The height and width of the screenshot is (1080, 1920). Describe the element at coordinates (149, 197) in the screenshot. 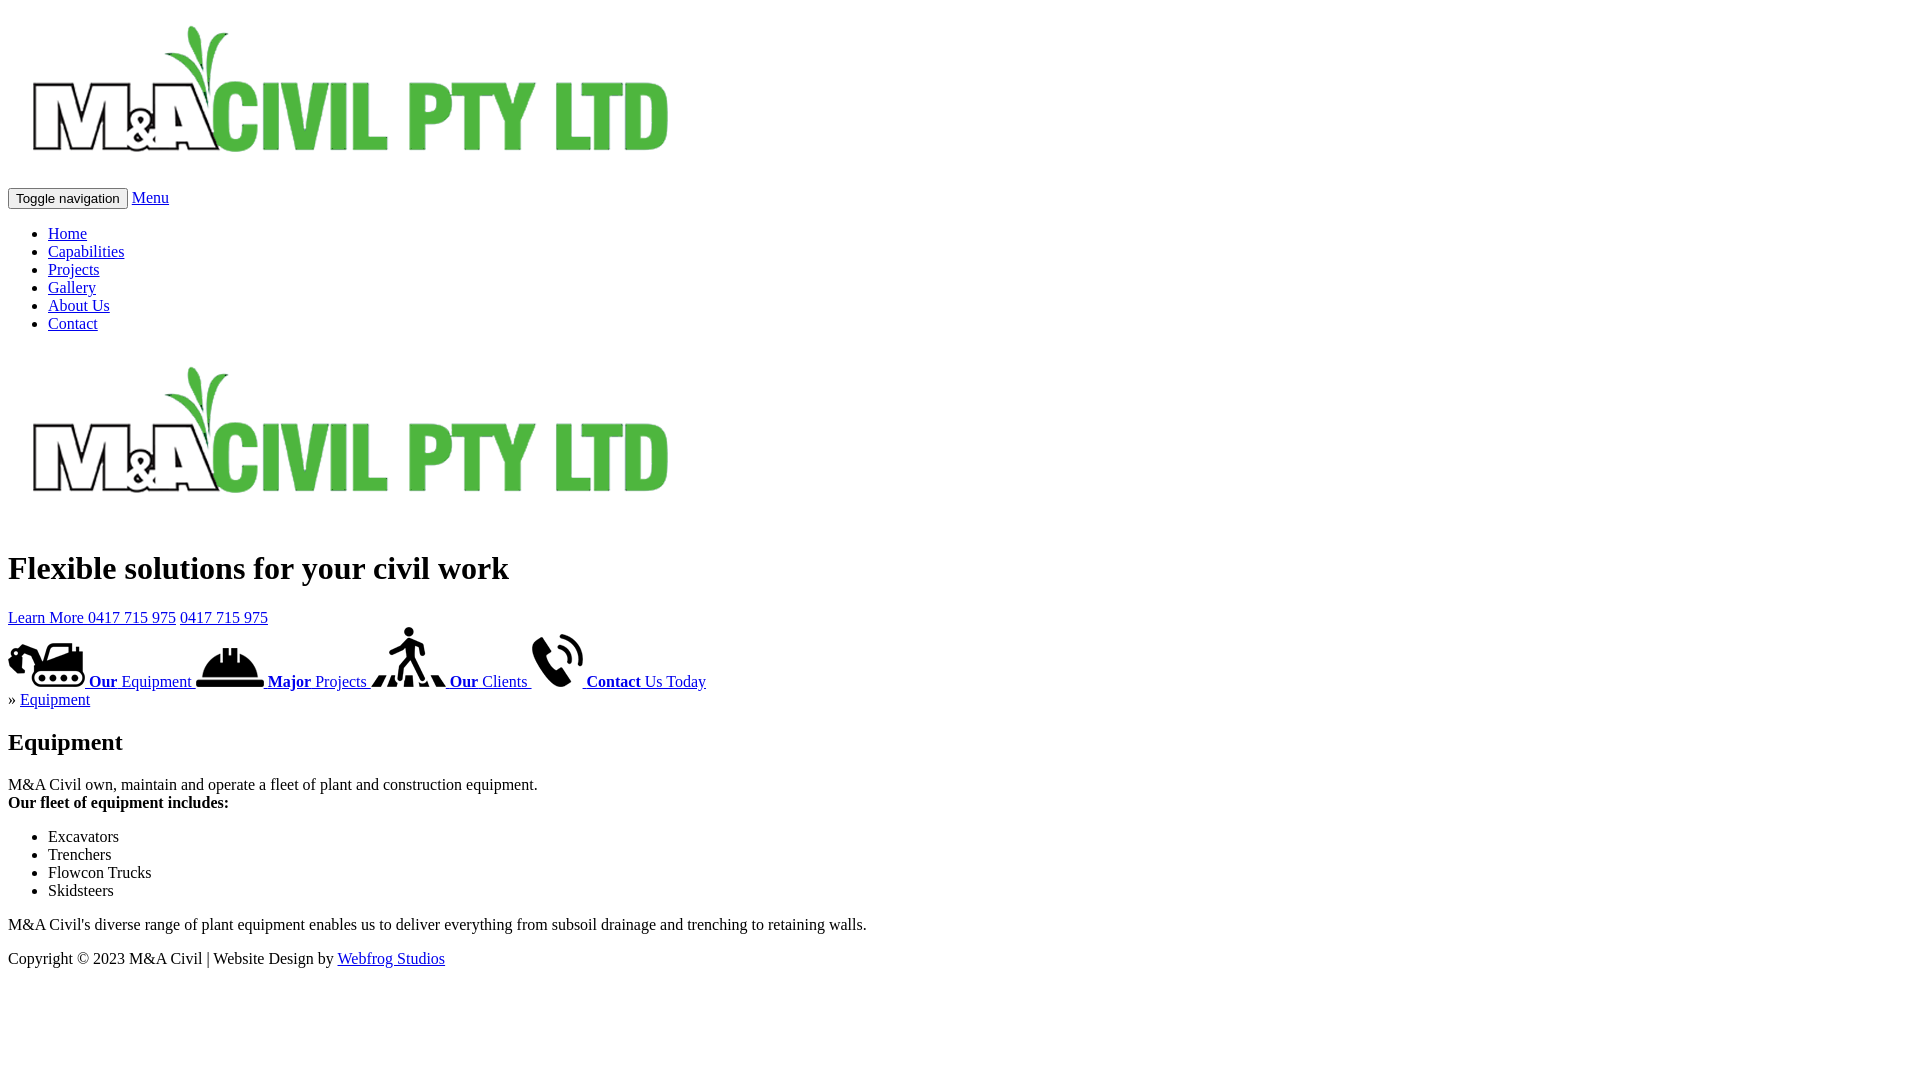

I see `'Menu'` at that location.